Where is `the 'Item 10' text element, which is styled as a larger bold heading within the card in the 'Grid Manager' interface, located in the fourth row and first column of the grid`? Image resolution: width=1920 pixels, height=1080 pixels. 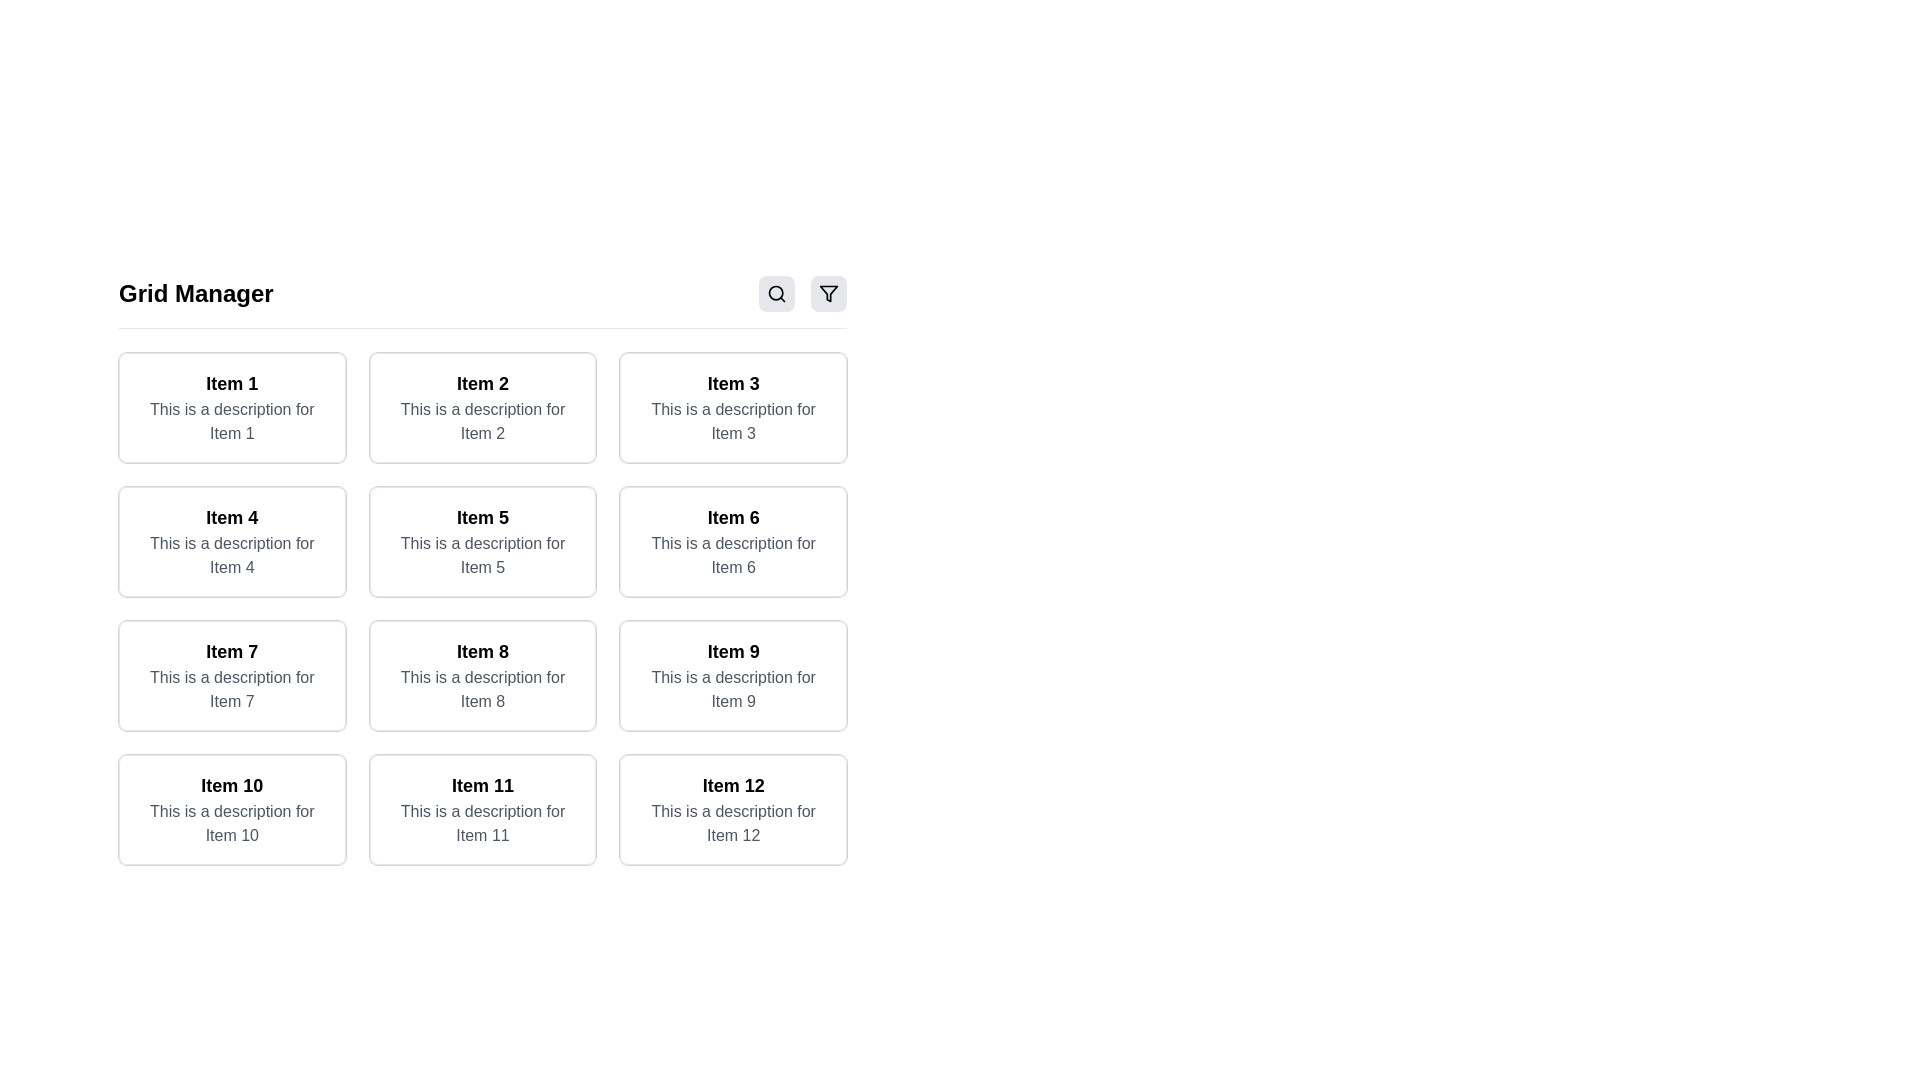
the 'Item 10' text element, which is styled as a larger bold heading within the card in the 'Grid Manager' interface, located in the fourth row and first column of the grid is located at coordinates (232, 785).